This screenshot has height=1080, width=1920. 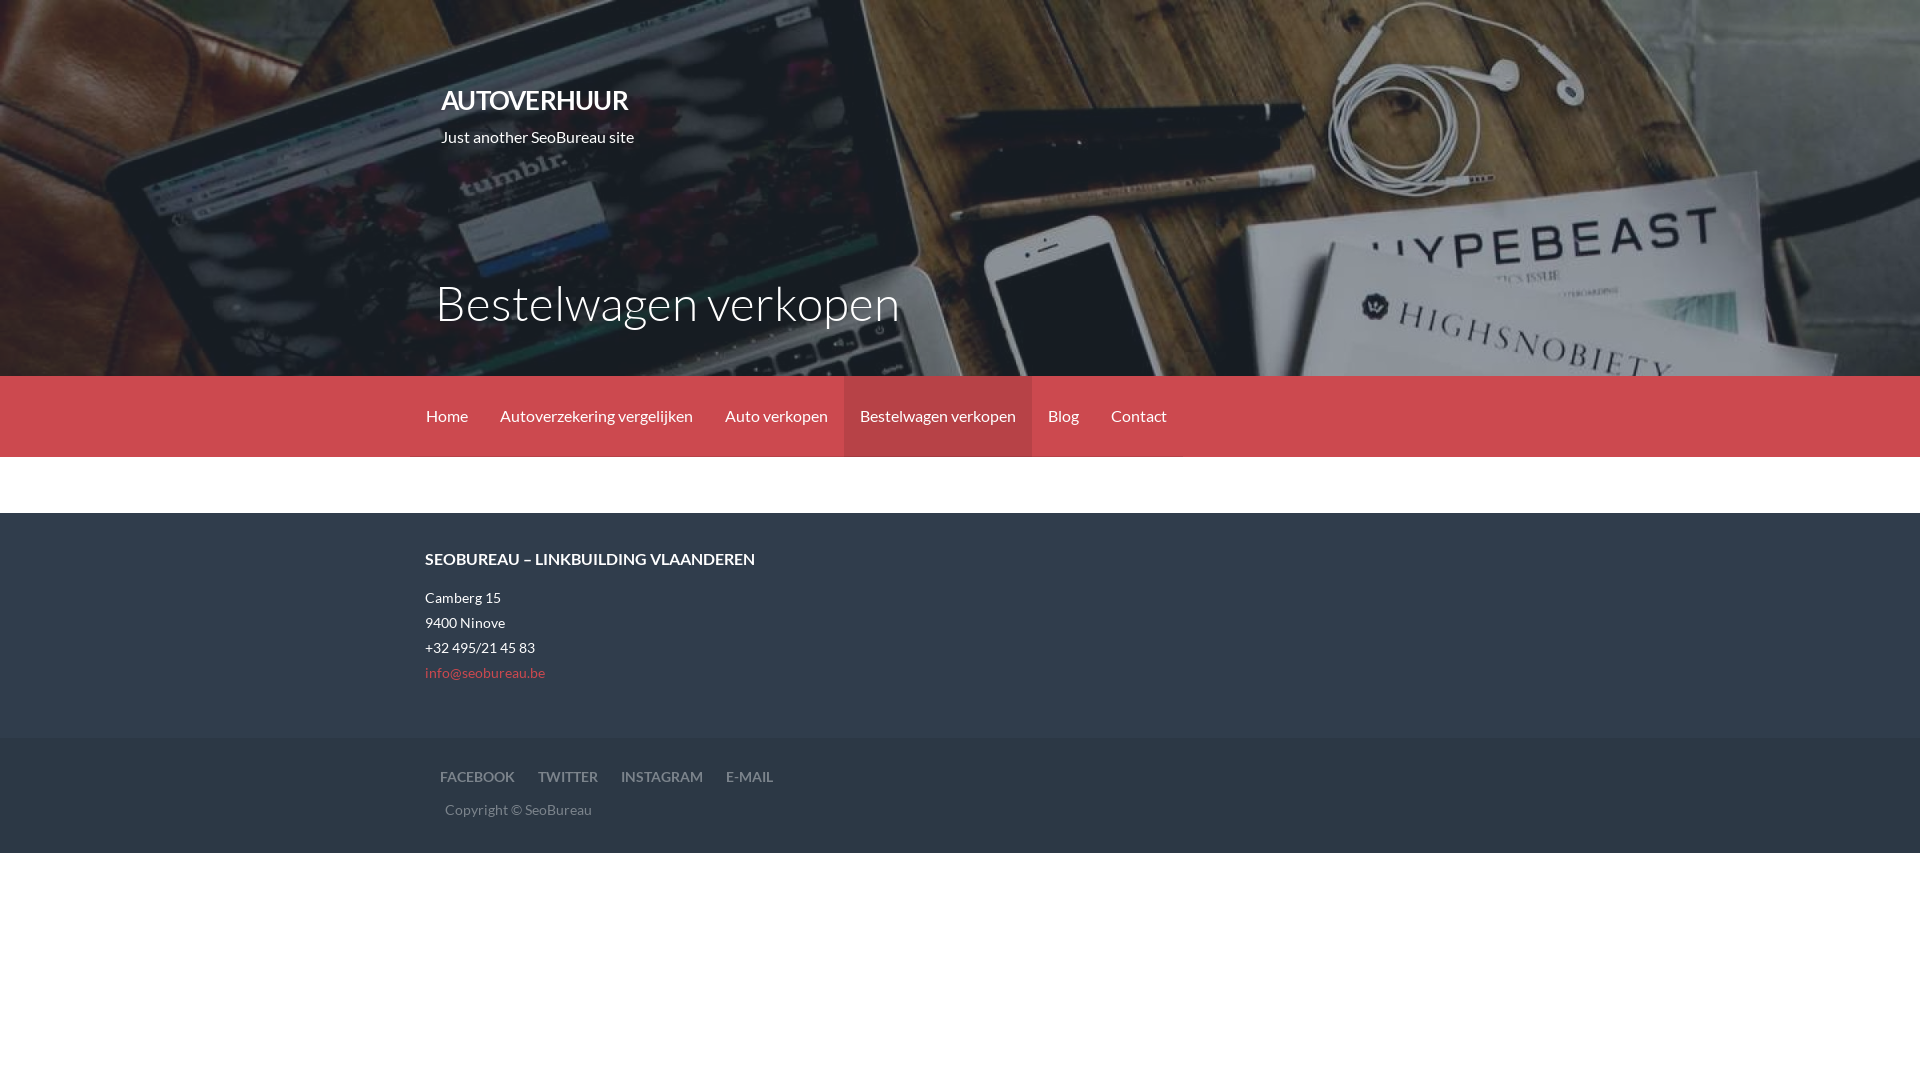 I want to click on 'E-MAIL', so click(x=748, y=775).